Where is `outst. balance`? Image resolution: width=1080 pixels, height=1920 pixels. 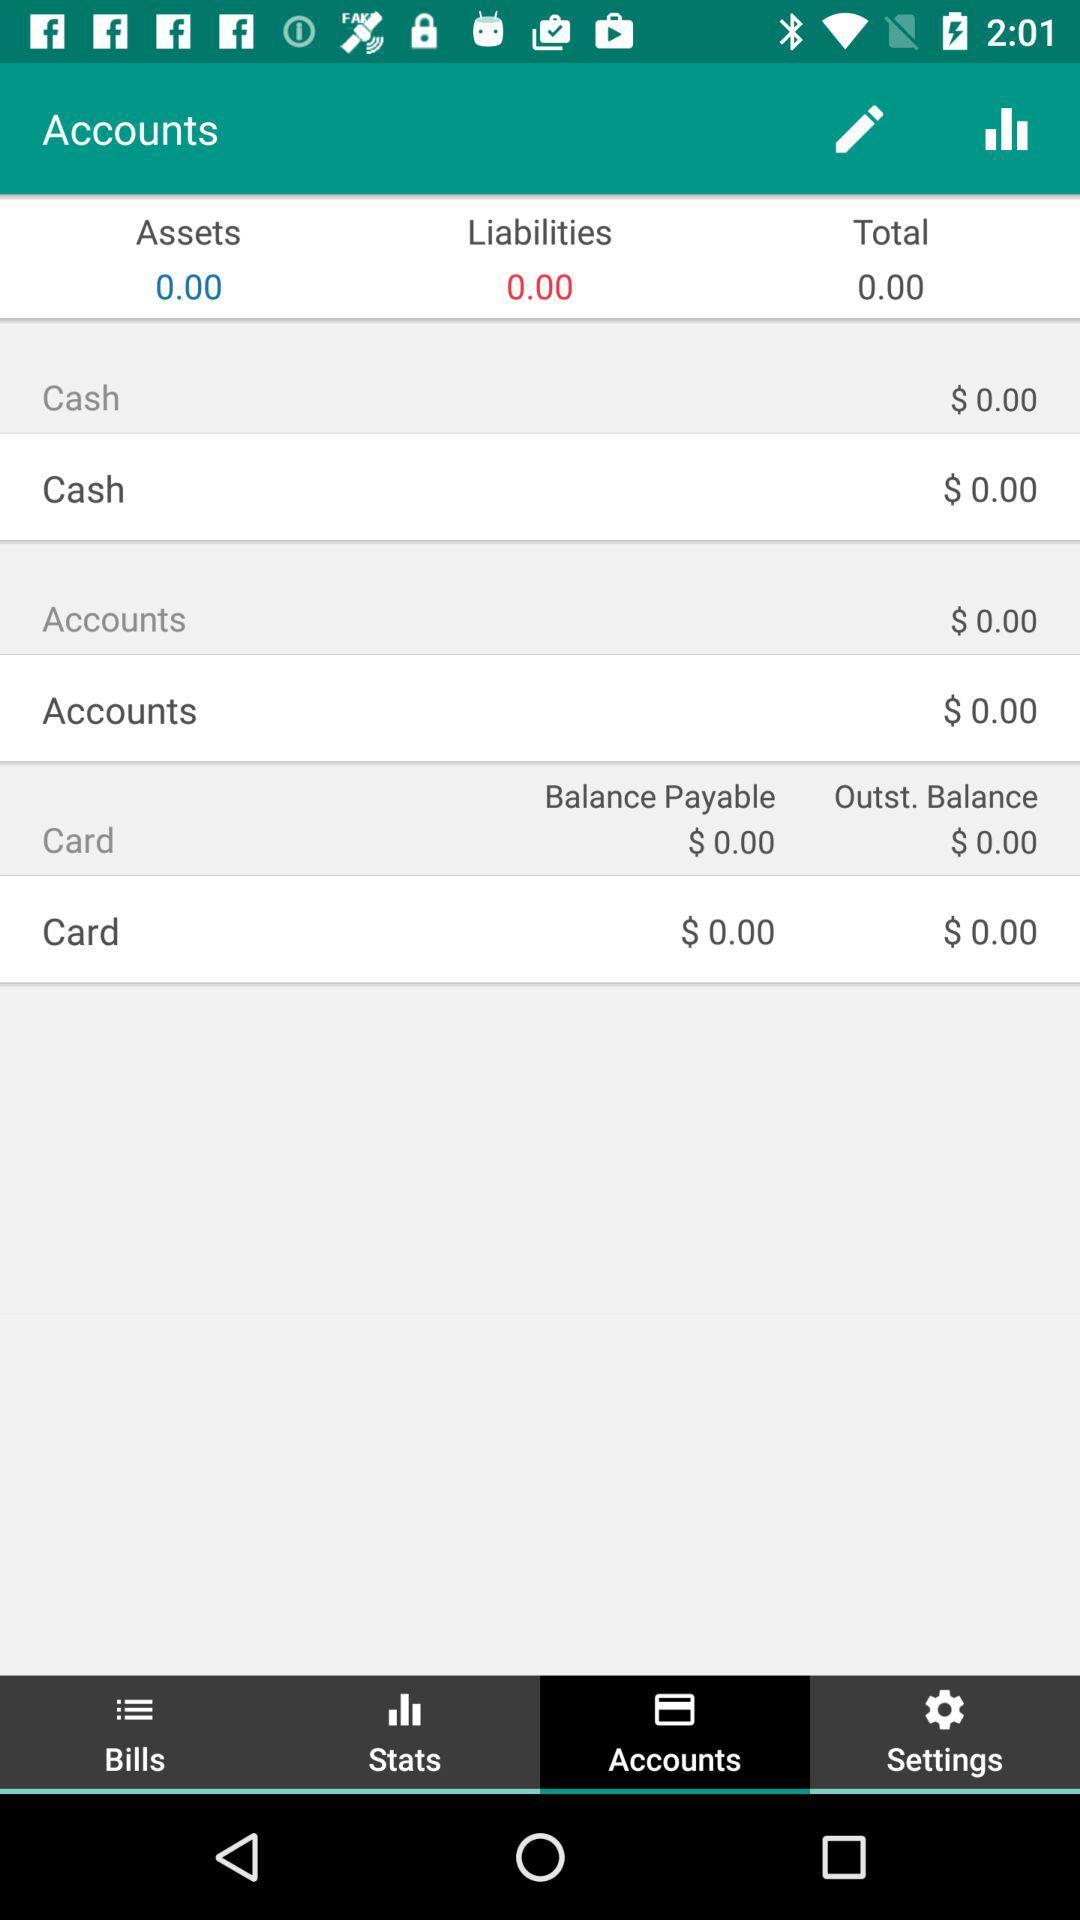
outst. balance is located at coordinates (919, 792).